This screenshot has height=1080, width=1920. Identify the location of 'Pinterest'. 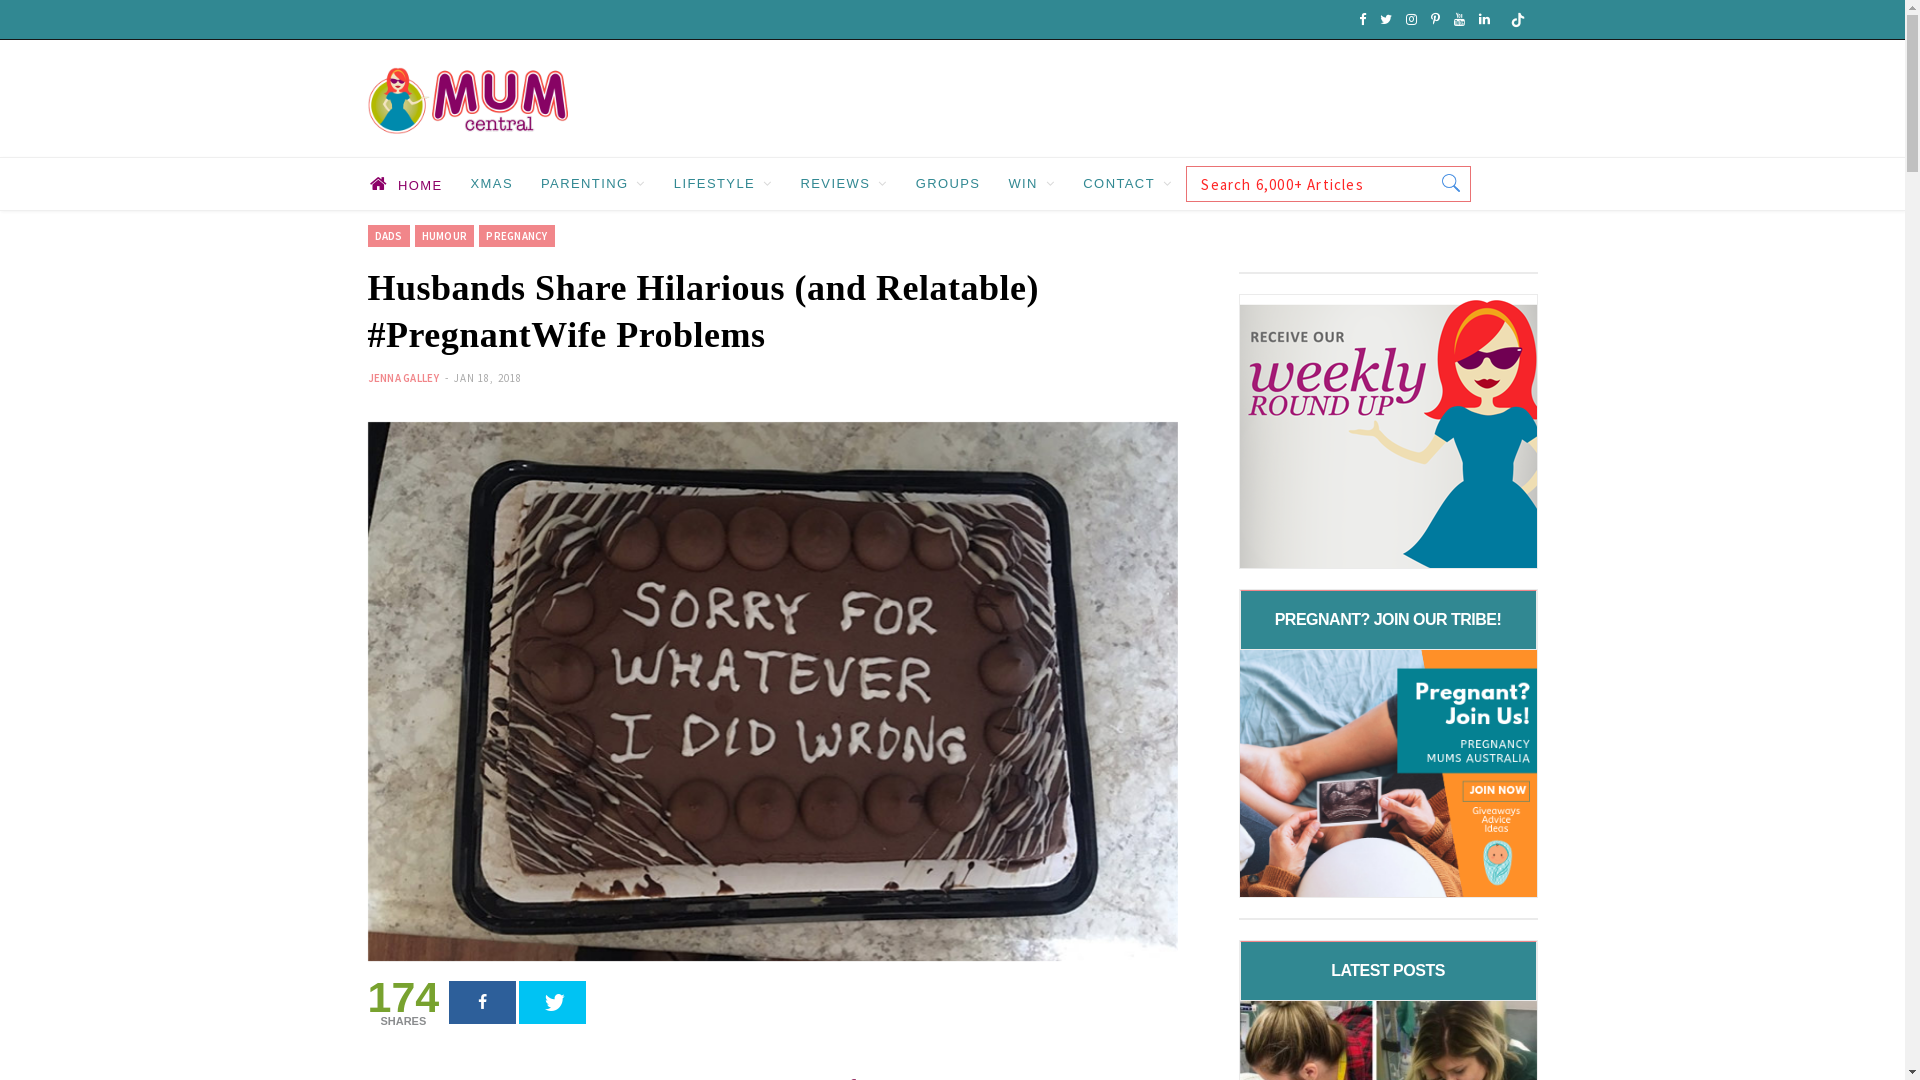
(1433, 19).